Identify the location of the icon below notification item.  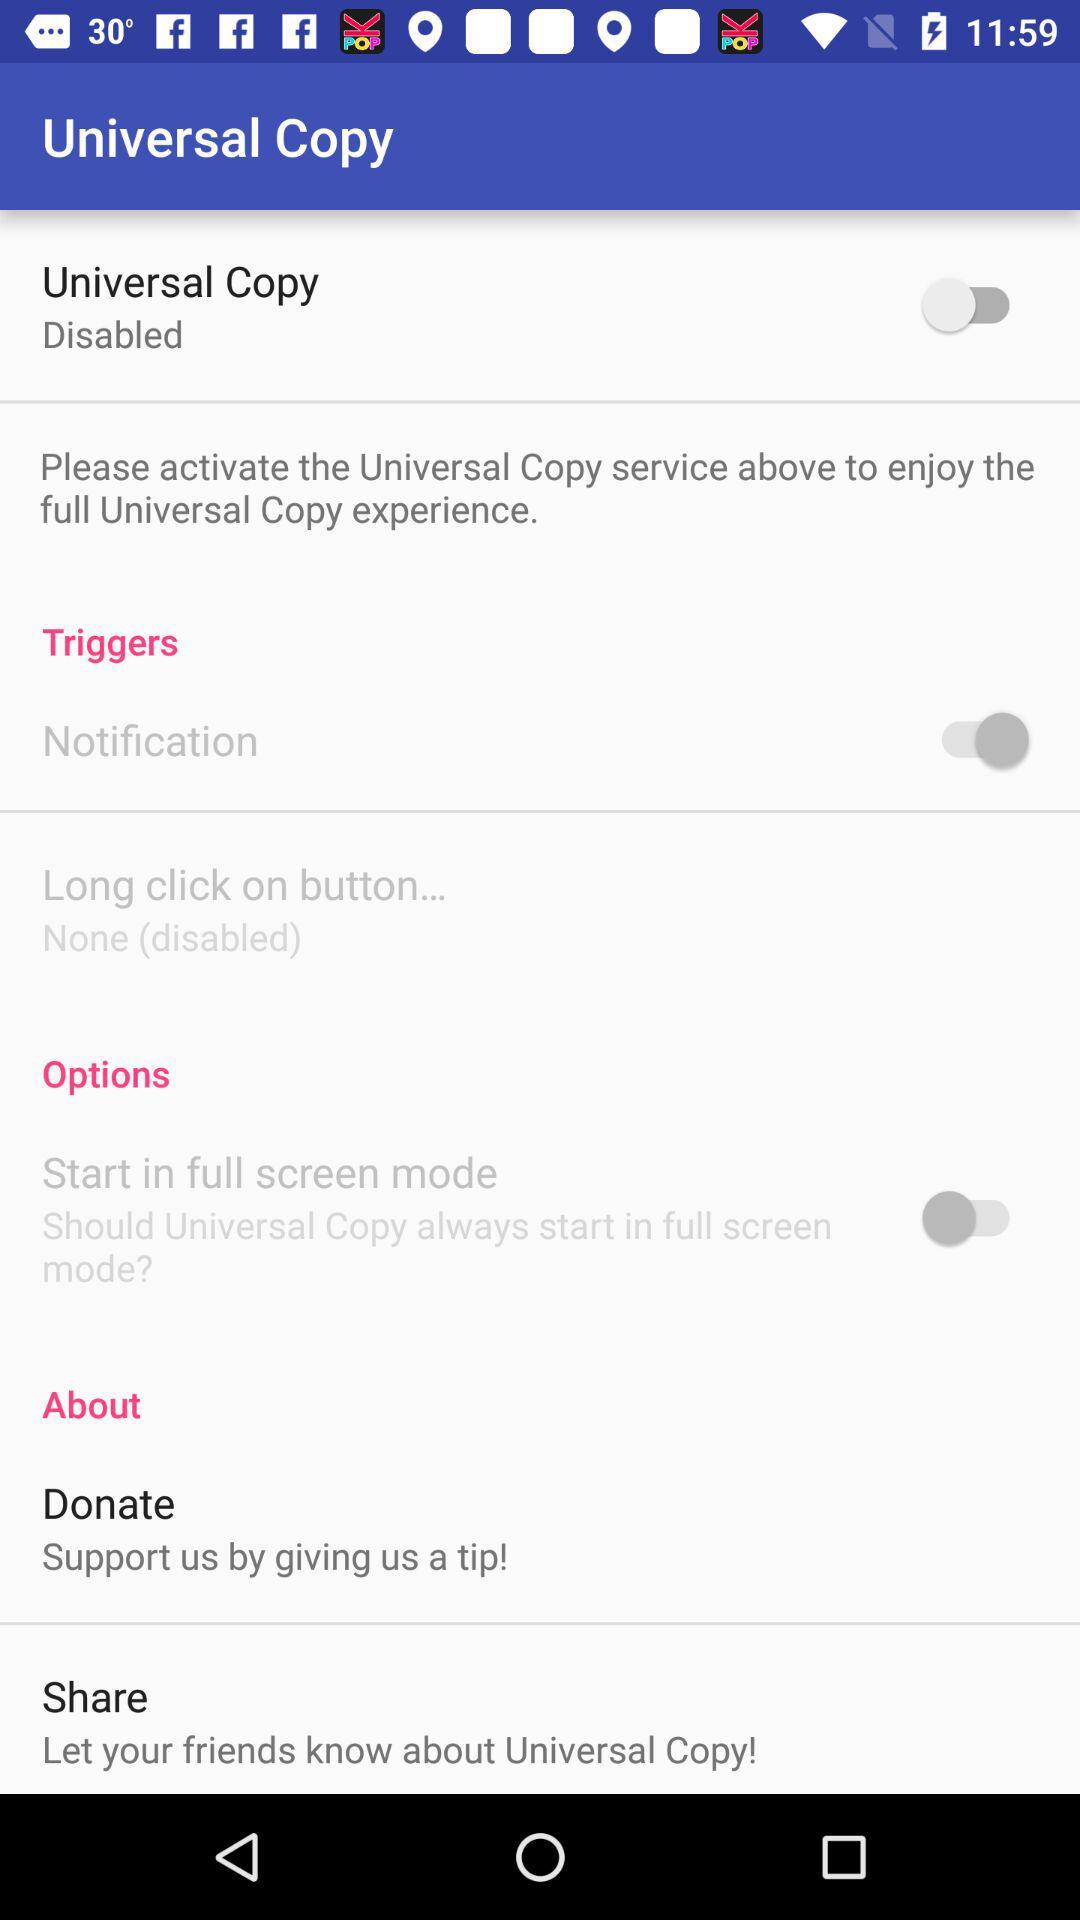
(243, 882).